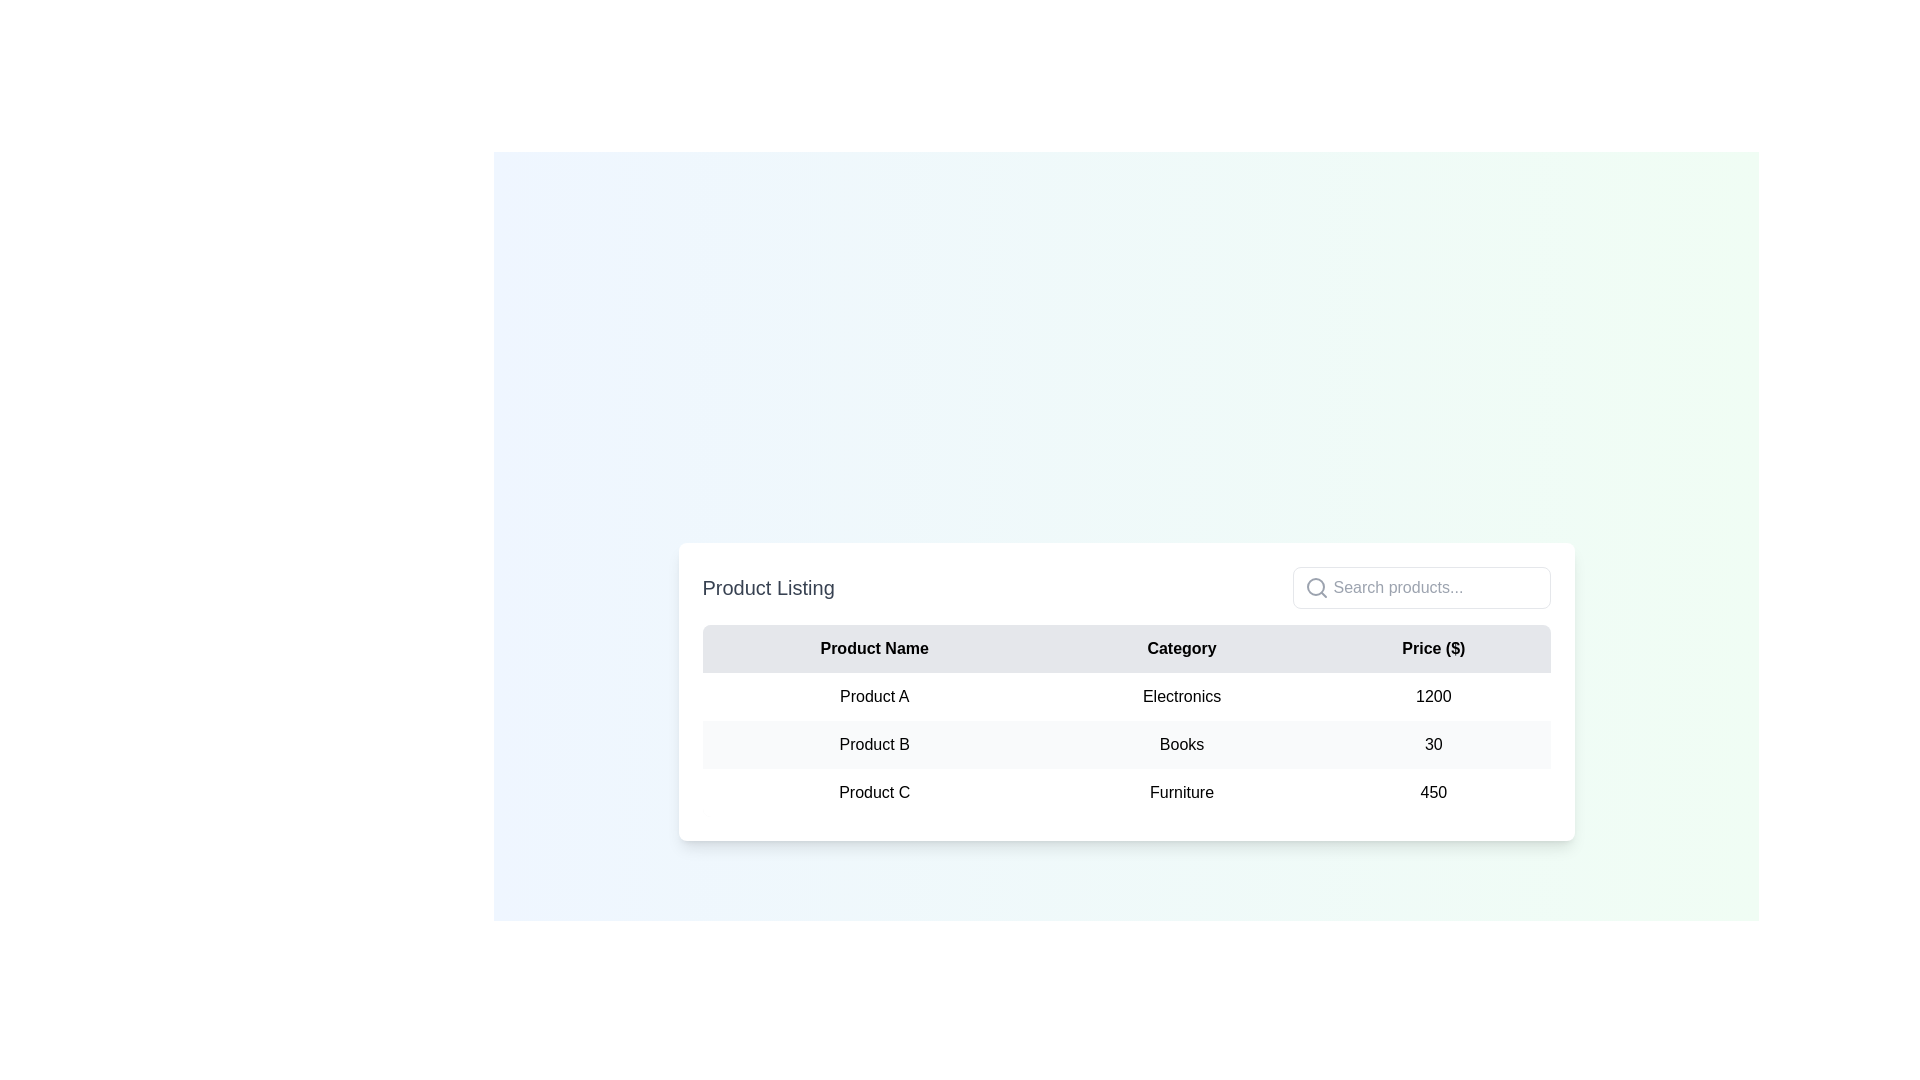 Image resolution: width=1920 pixels, height=1080 pixels. What do you see at coordinates (1126, 696) in the screenshot?
I see `the first row of the table containing 'Product A', 'Electronics', and '1200'` at bounding box center [1126, 696].